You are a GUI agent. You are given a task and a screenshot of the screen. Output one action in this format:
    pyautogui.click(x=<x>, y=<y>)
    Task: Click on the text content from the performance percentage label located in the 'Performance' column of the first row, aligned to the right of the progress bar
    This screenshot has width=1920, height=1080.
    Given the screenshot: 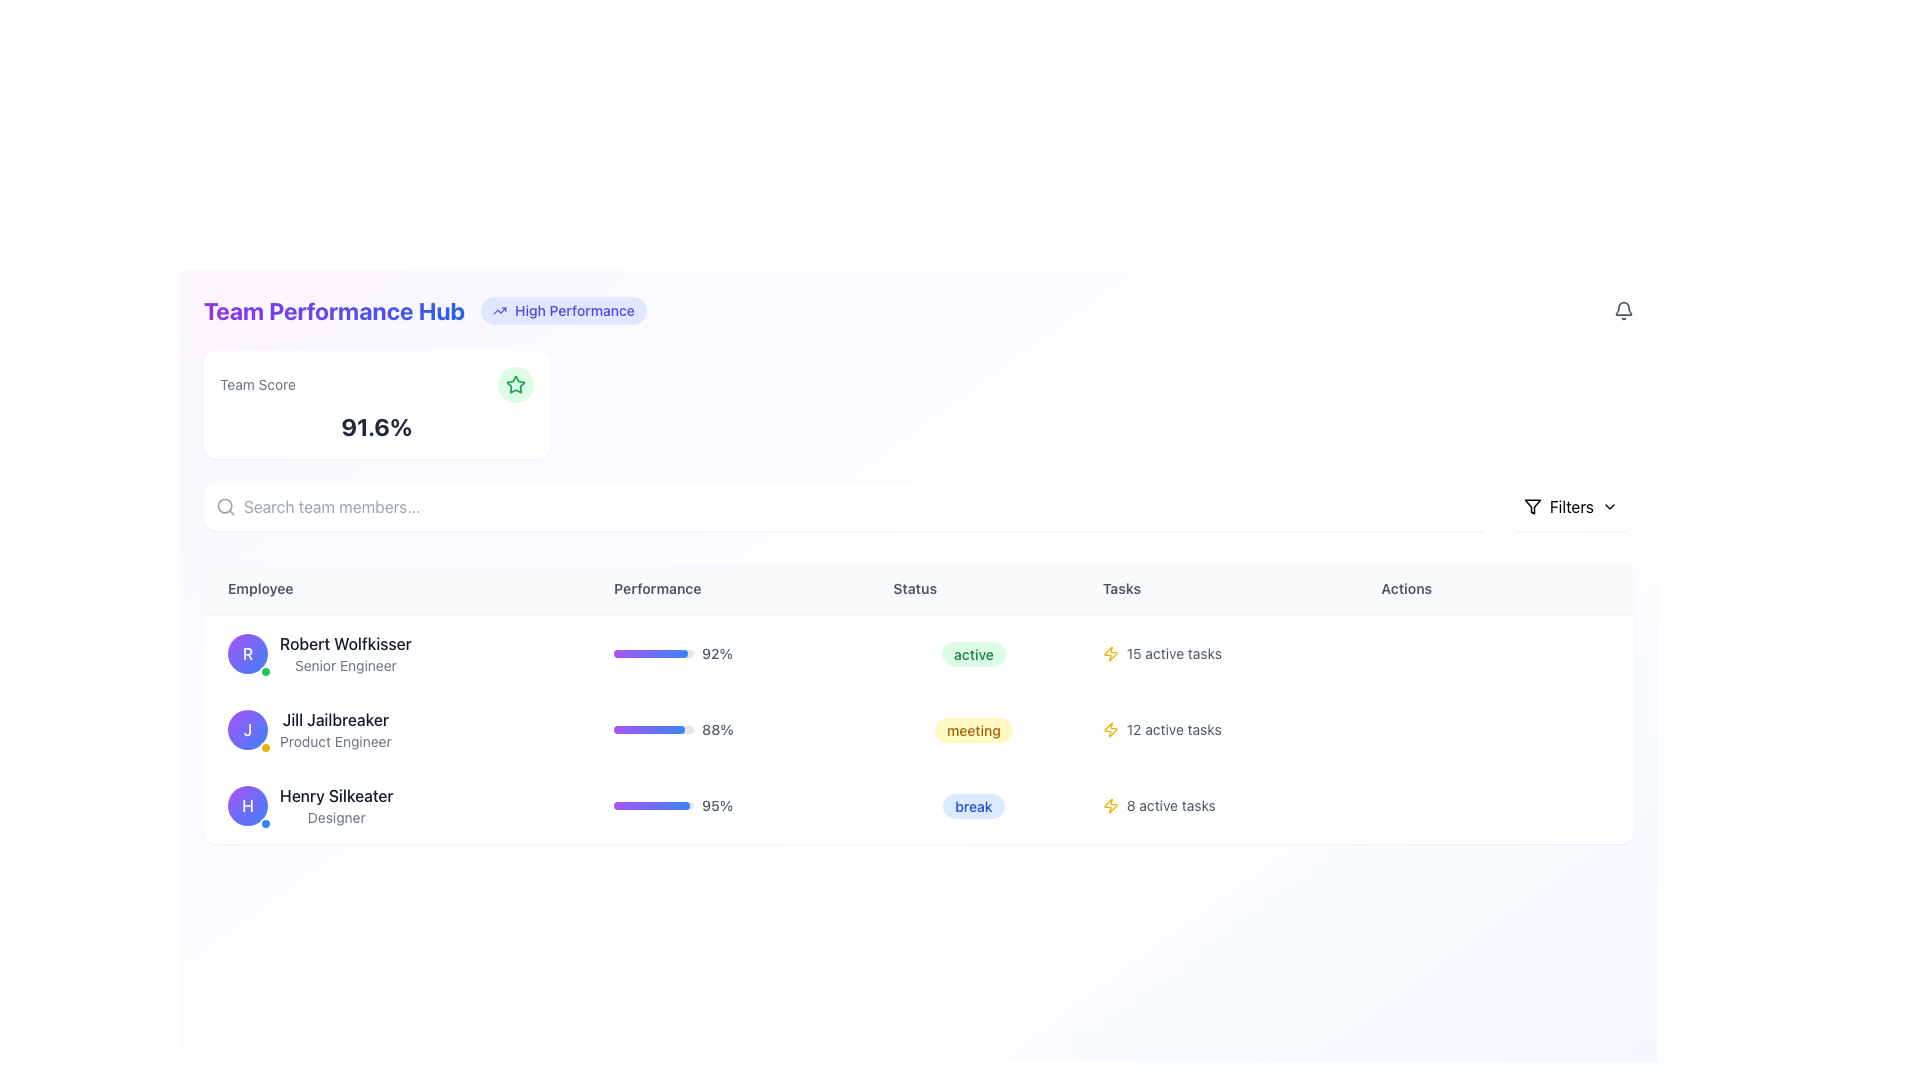 What is the action you would take?
    pyautogui.click(x=717, y=654)
    